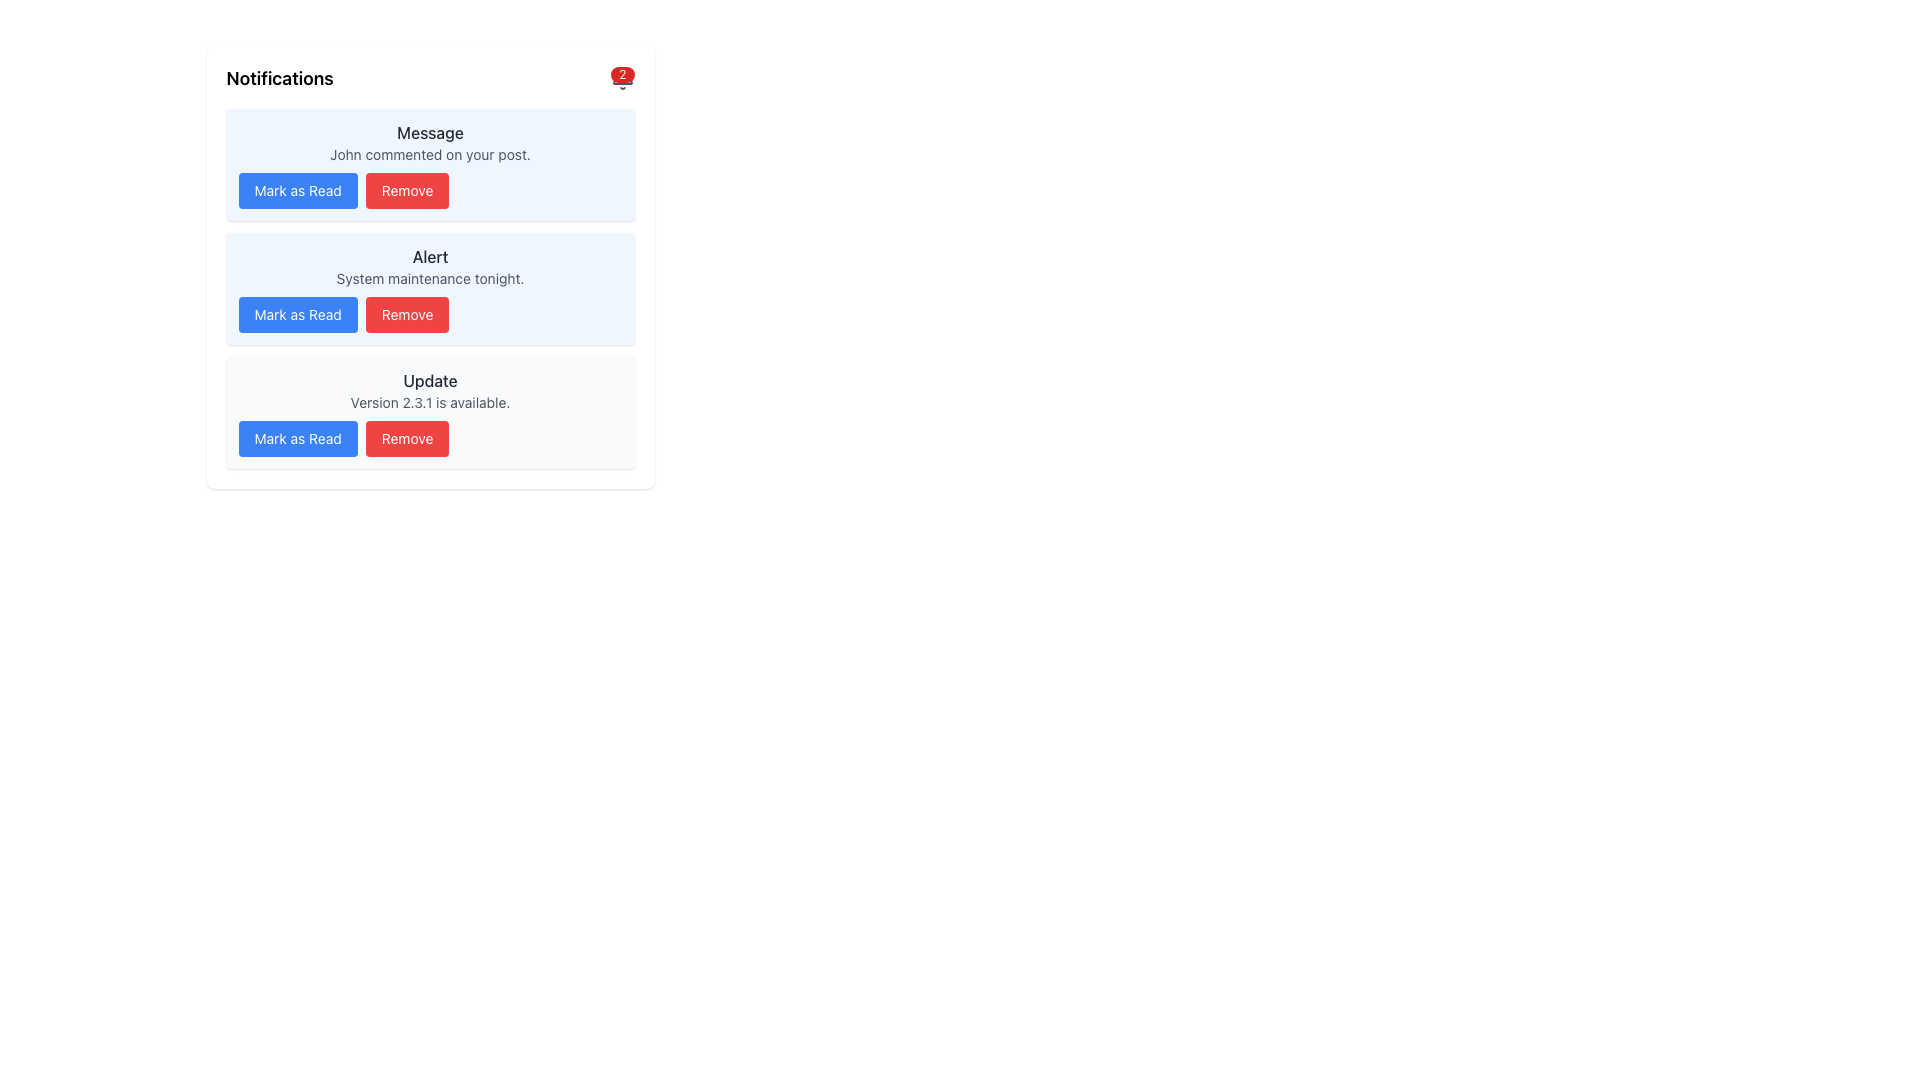 This screenshot has height=1080, width=1920. What do you see at coordinates (429, 402) in the screenshot?
I see `the text label displaying 'Version 2.3.1 is available' located below the 'Update' heading in the notification card` at bounding box center [429, 402].